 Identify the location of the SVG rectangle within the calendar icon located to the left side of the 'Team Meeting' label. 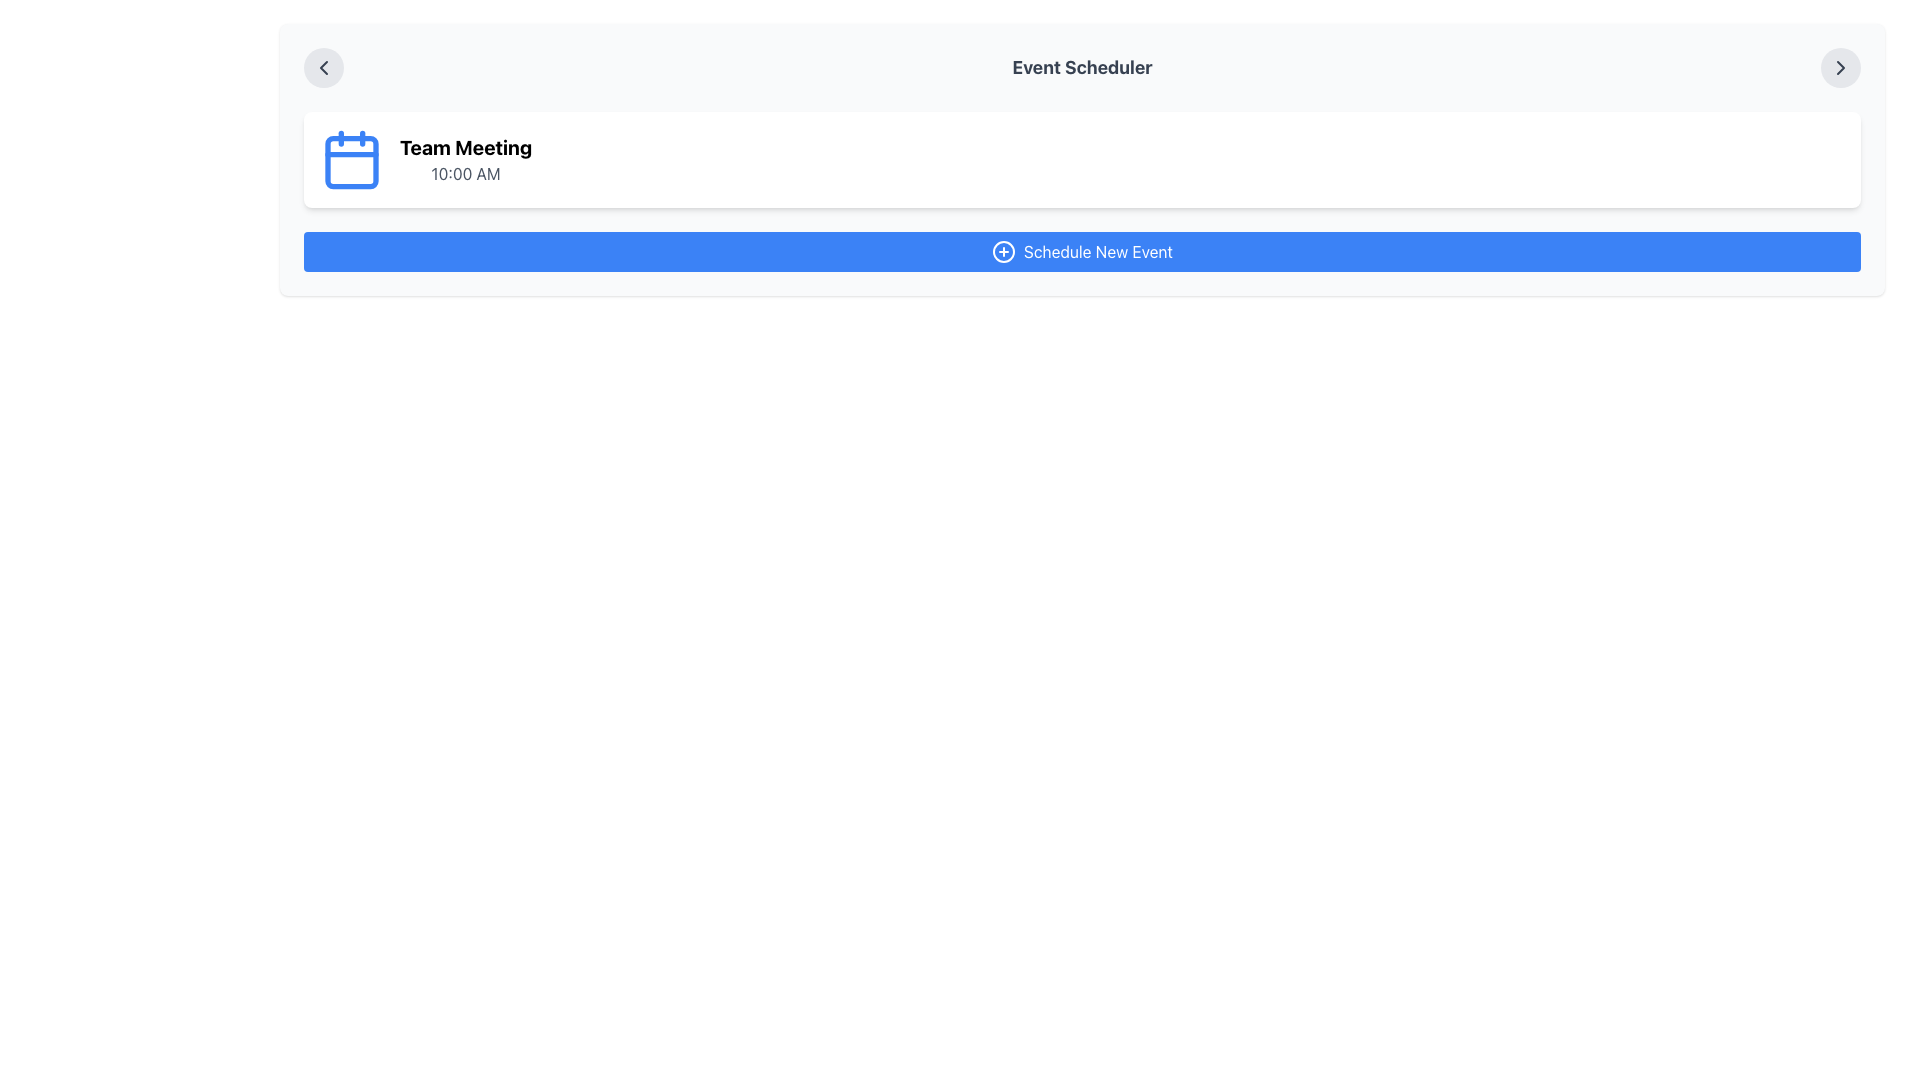
(351, 161).